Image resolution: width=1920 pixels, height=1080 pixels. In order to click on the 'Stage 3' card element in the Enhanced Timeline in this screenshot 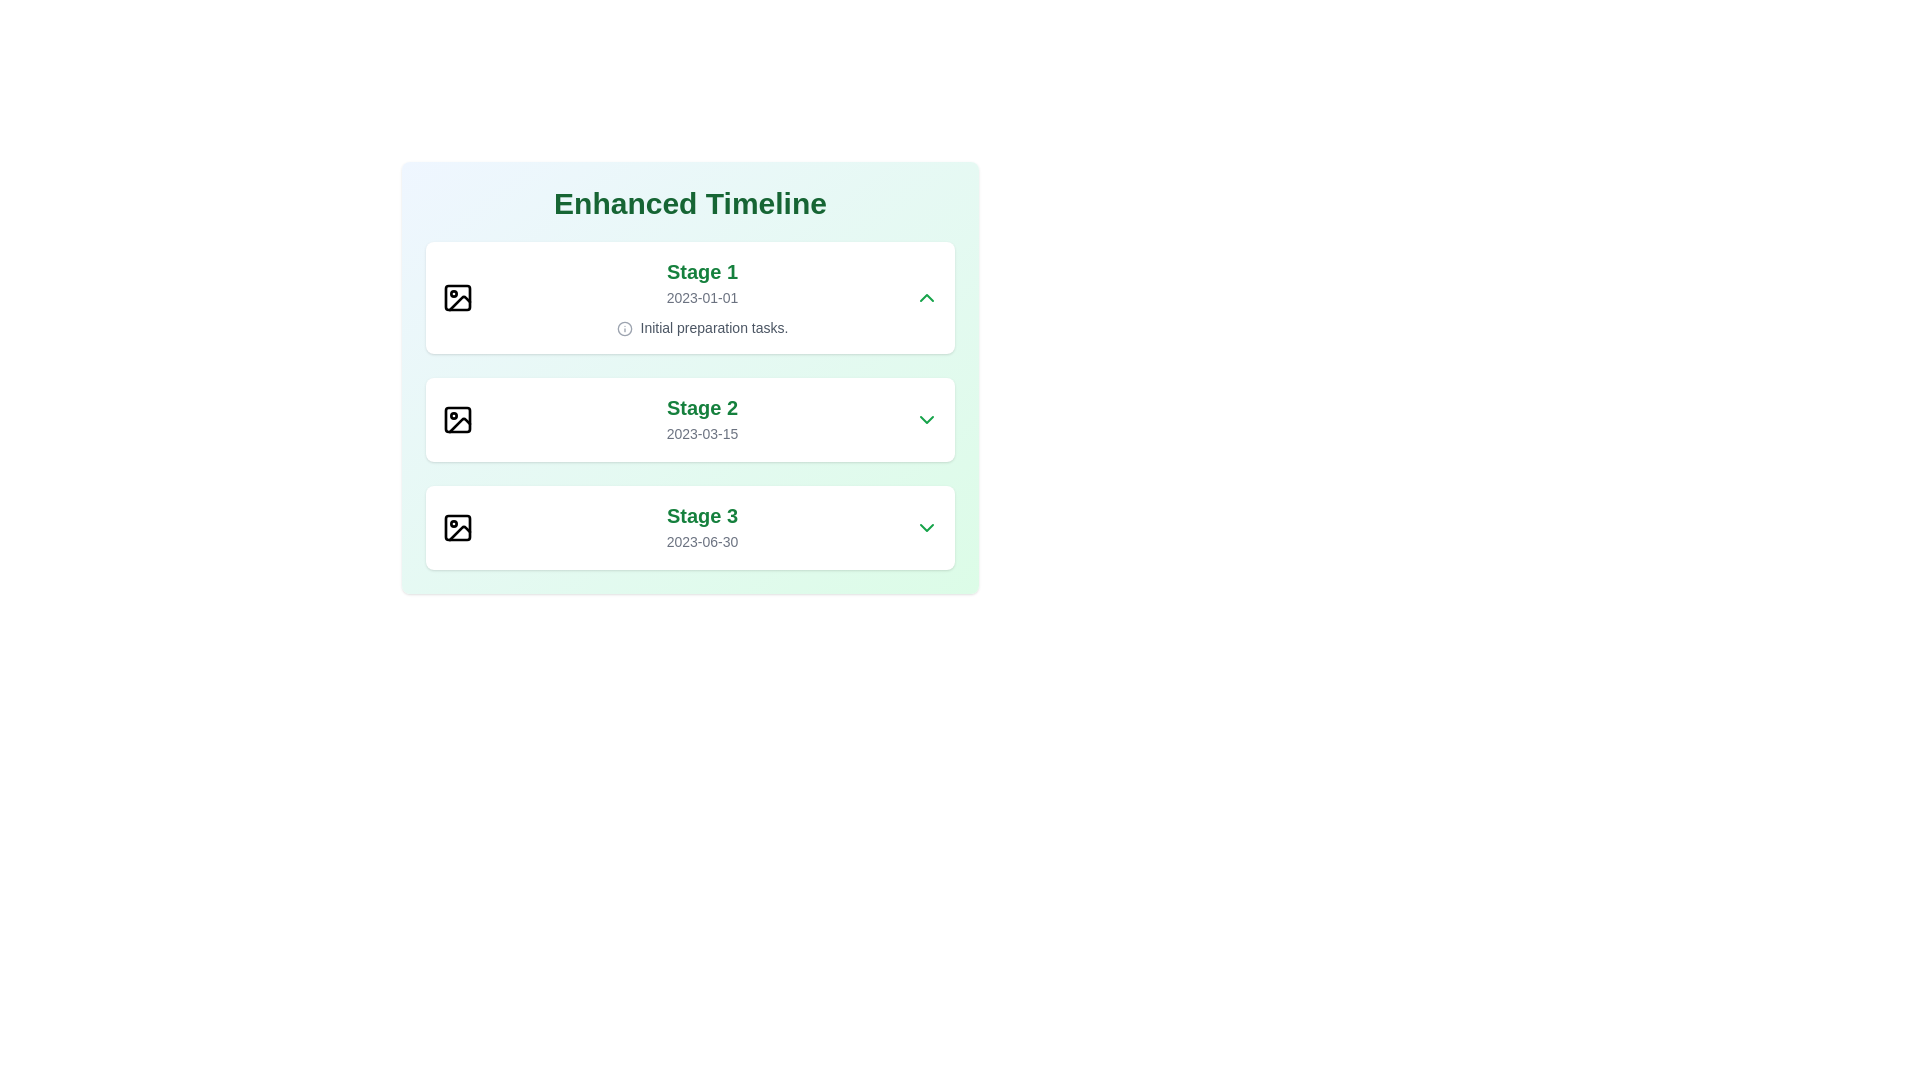, I will do `click(690, 527)`.